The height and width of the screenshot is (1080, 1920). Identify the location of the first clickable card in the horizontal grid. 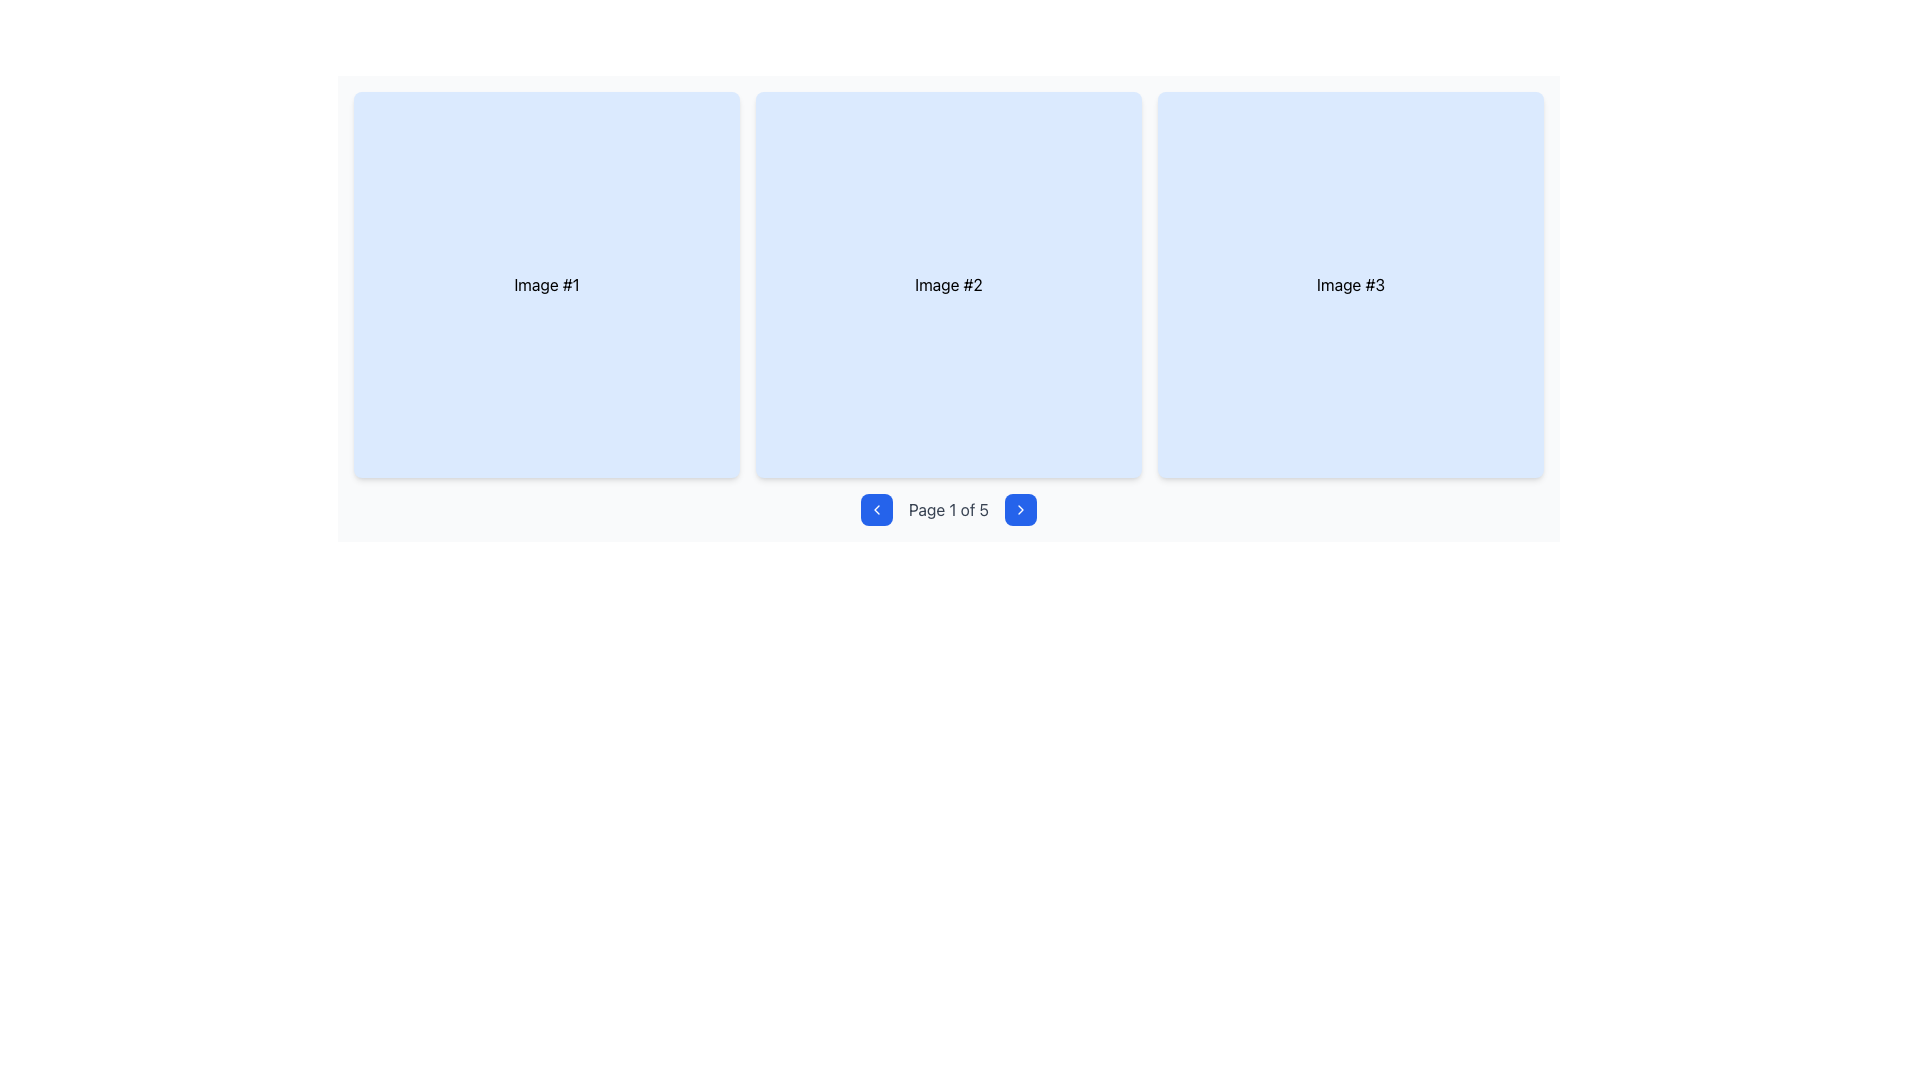
(547, 285).